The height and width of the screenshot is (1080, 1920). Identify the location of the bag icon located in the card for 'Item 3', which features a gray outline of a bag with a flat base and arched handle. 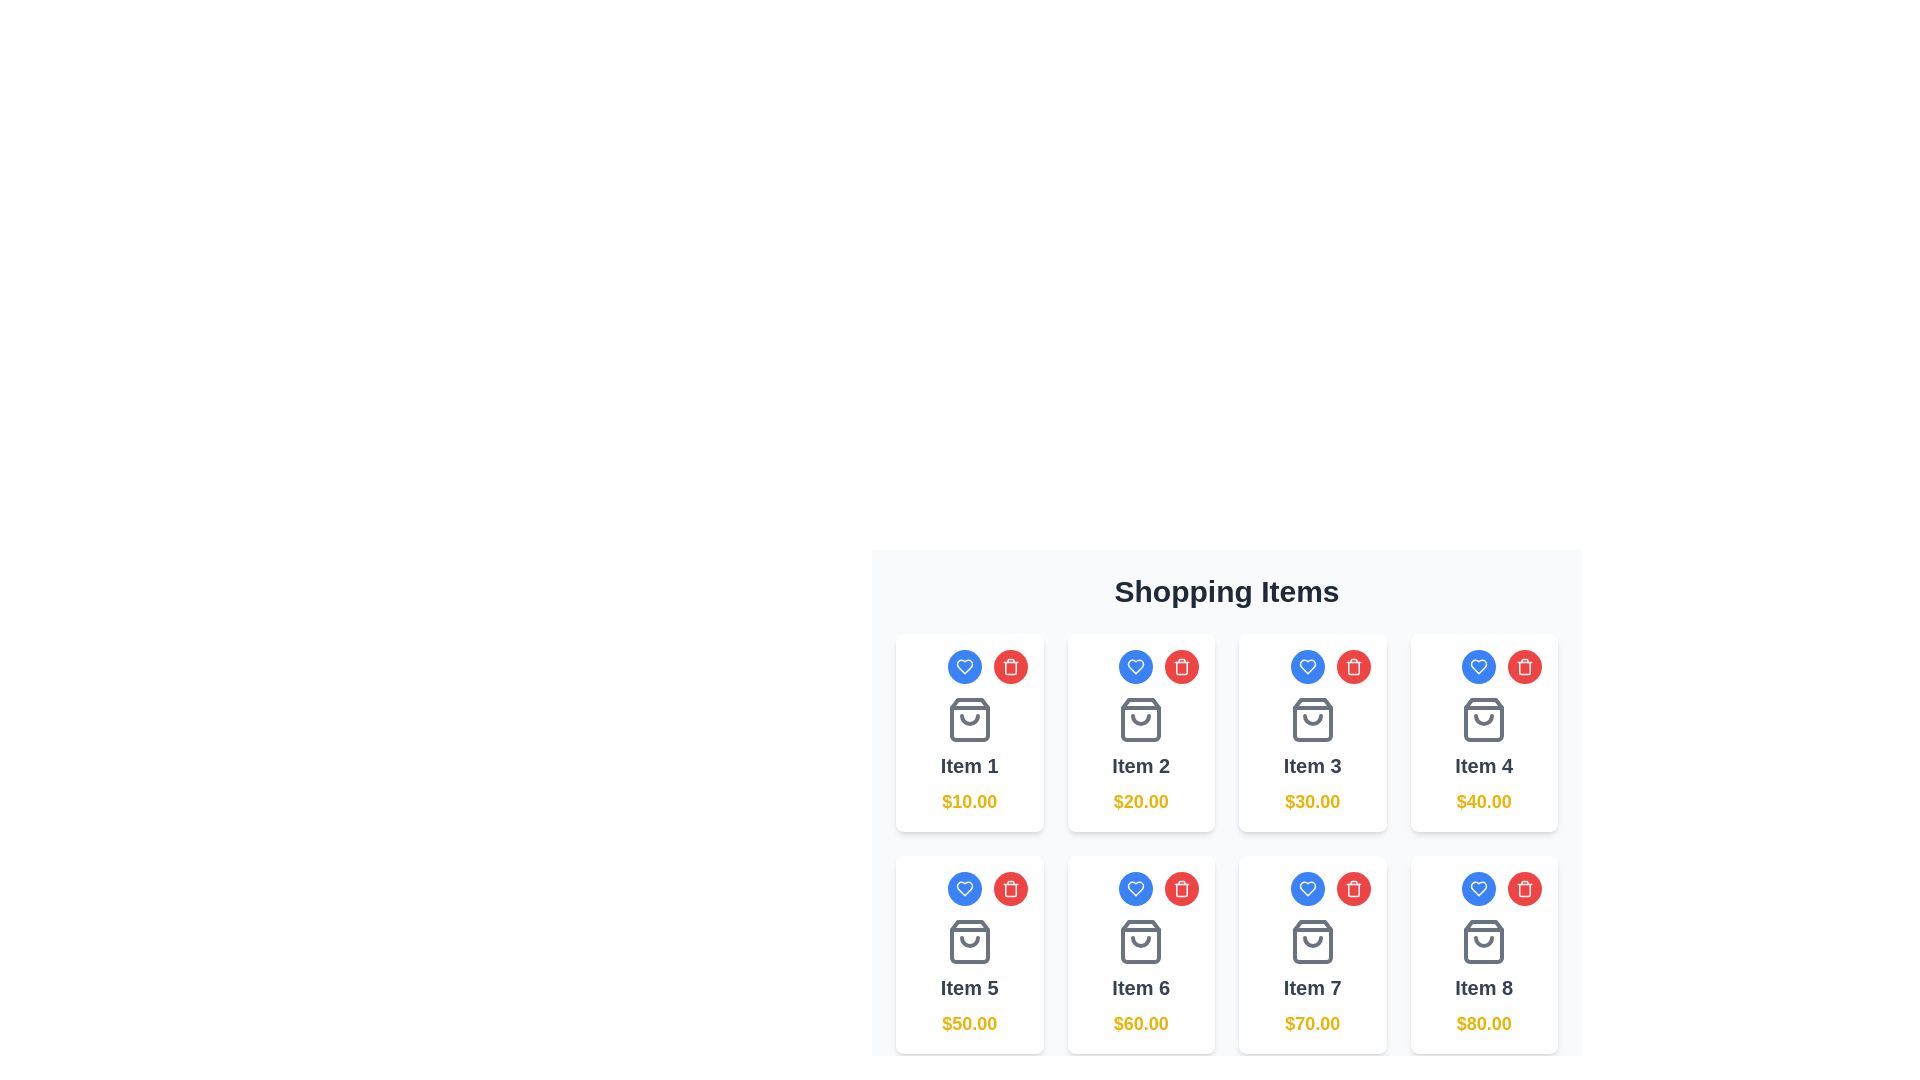
(1312, 720).